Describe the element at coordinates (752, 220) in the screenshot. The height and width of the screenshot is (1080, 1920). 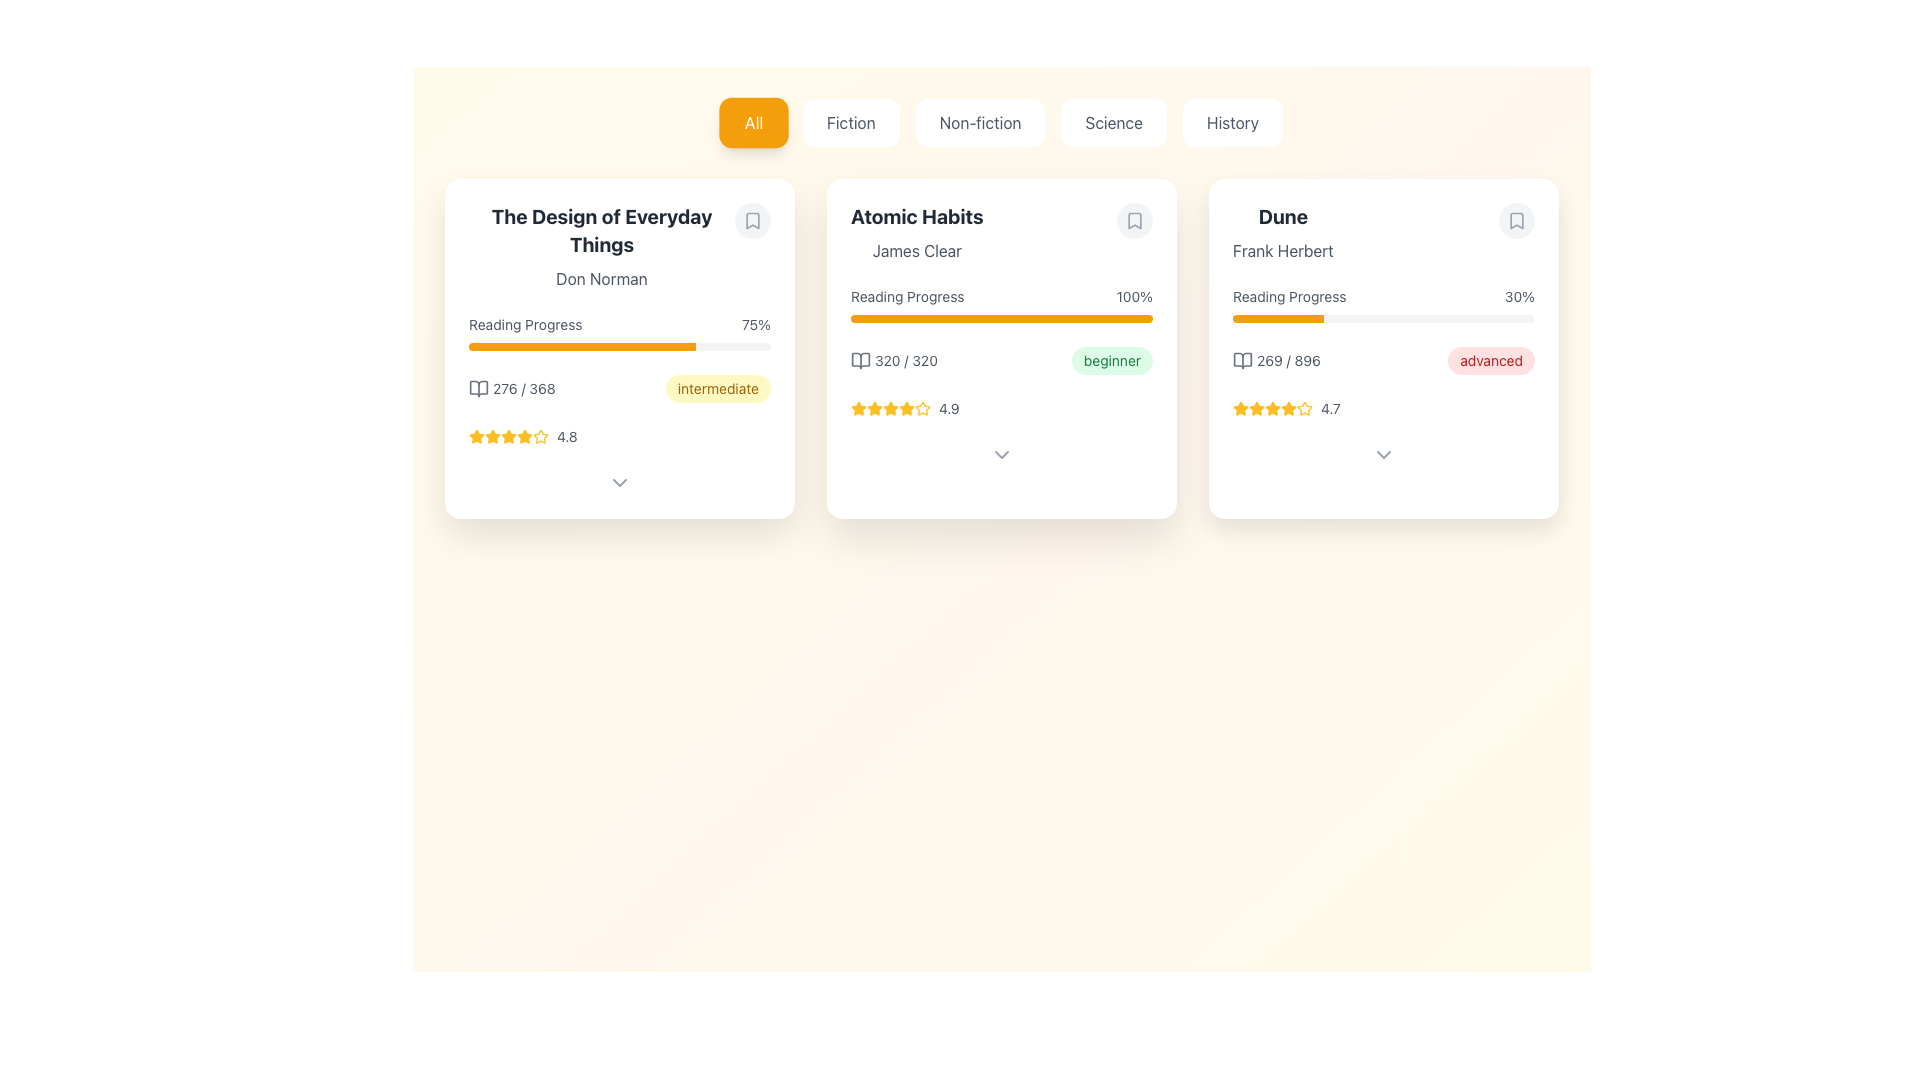
I see `the Bookmark icon located at the top-right corner of the card for 'The Design of Everyday Things'` at that location.